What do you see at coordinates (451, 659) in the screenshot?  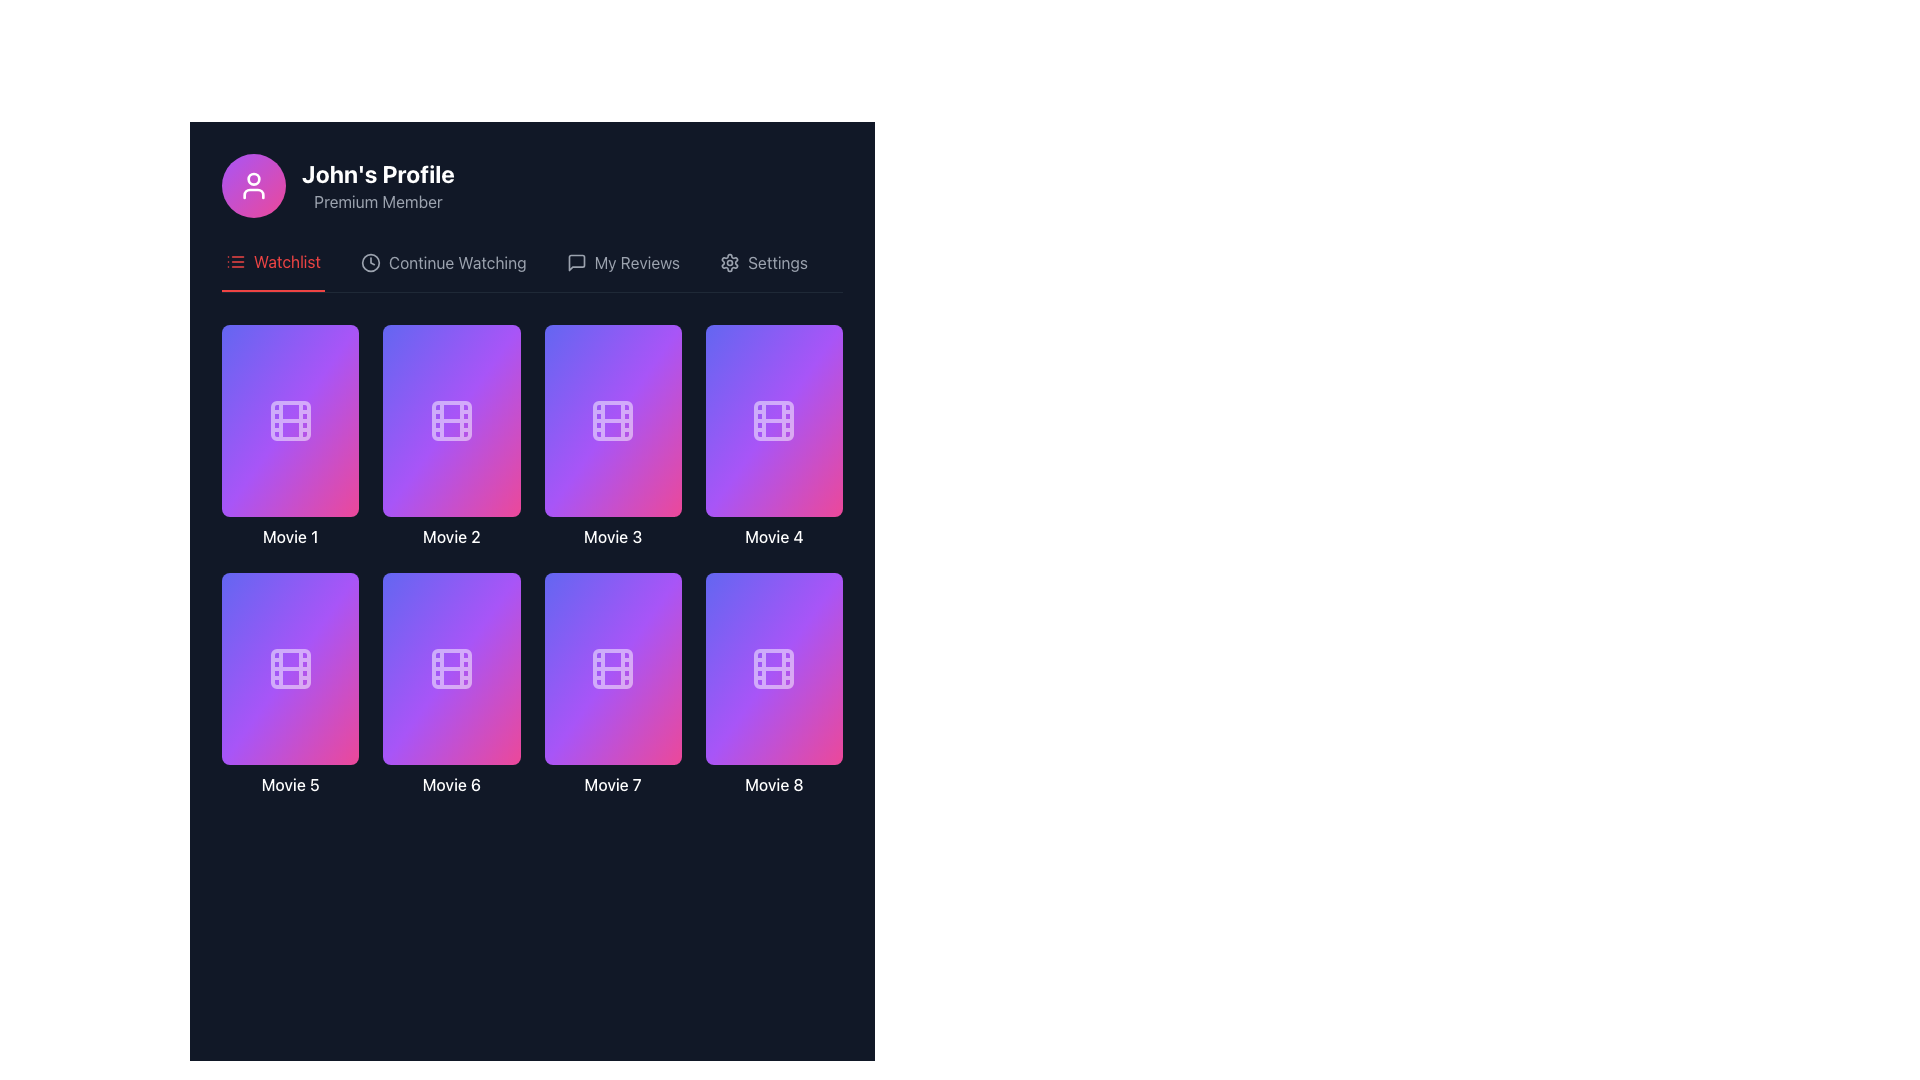 I see `the 'play' icon represented by a white triangle within the card labeled 'Movie 6'` at bounding box center [451, 659].